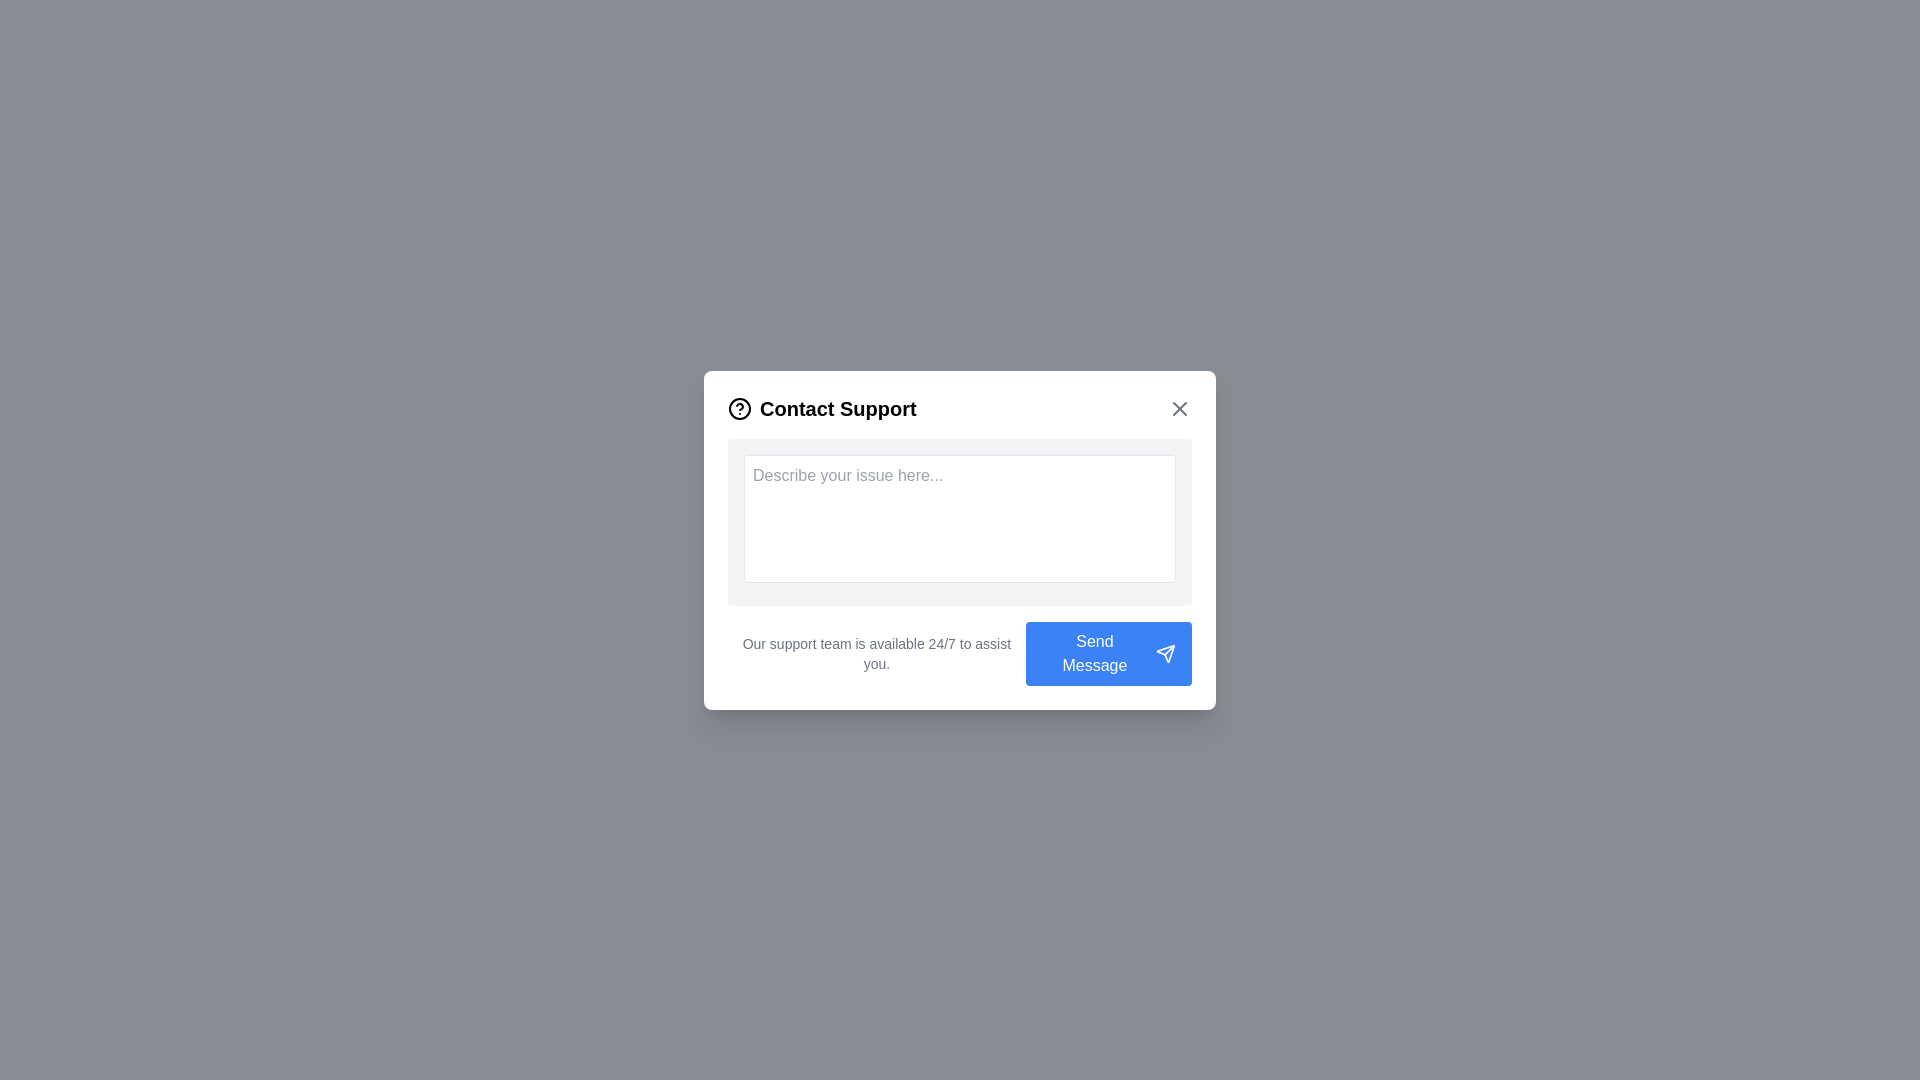 This screenshot has height=1080, width=1920. Describe the element at coordinates (1107, 653) in the screenshot. I see `the 'Send Message' button located at the bottom-right of the 'Contact Support' modal dialog box` at that location.